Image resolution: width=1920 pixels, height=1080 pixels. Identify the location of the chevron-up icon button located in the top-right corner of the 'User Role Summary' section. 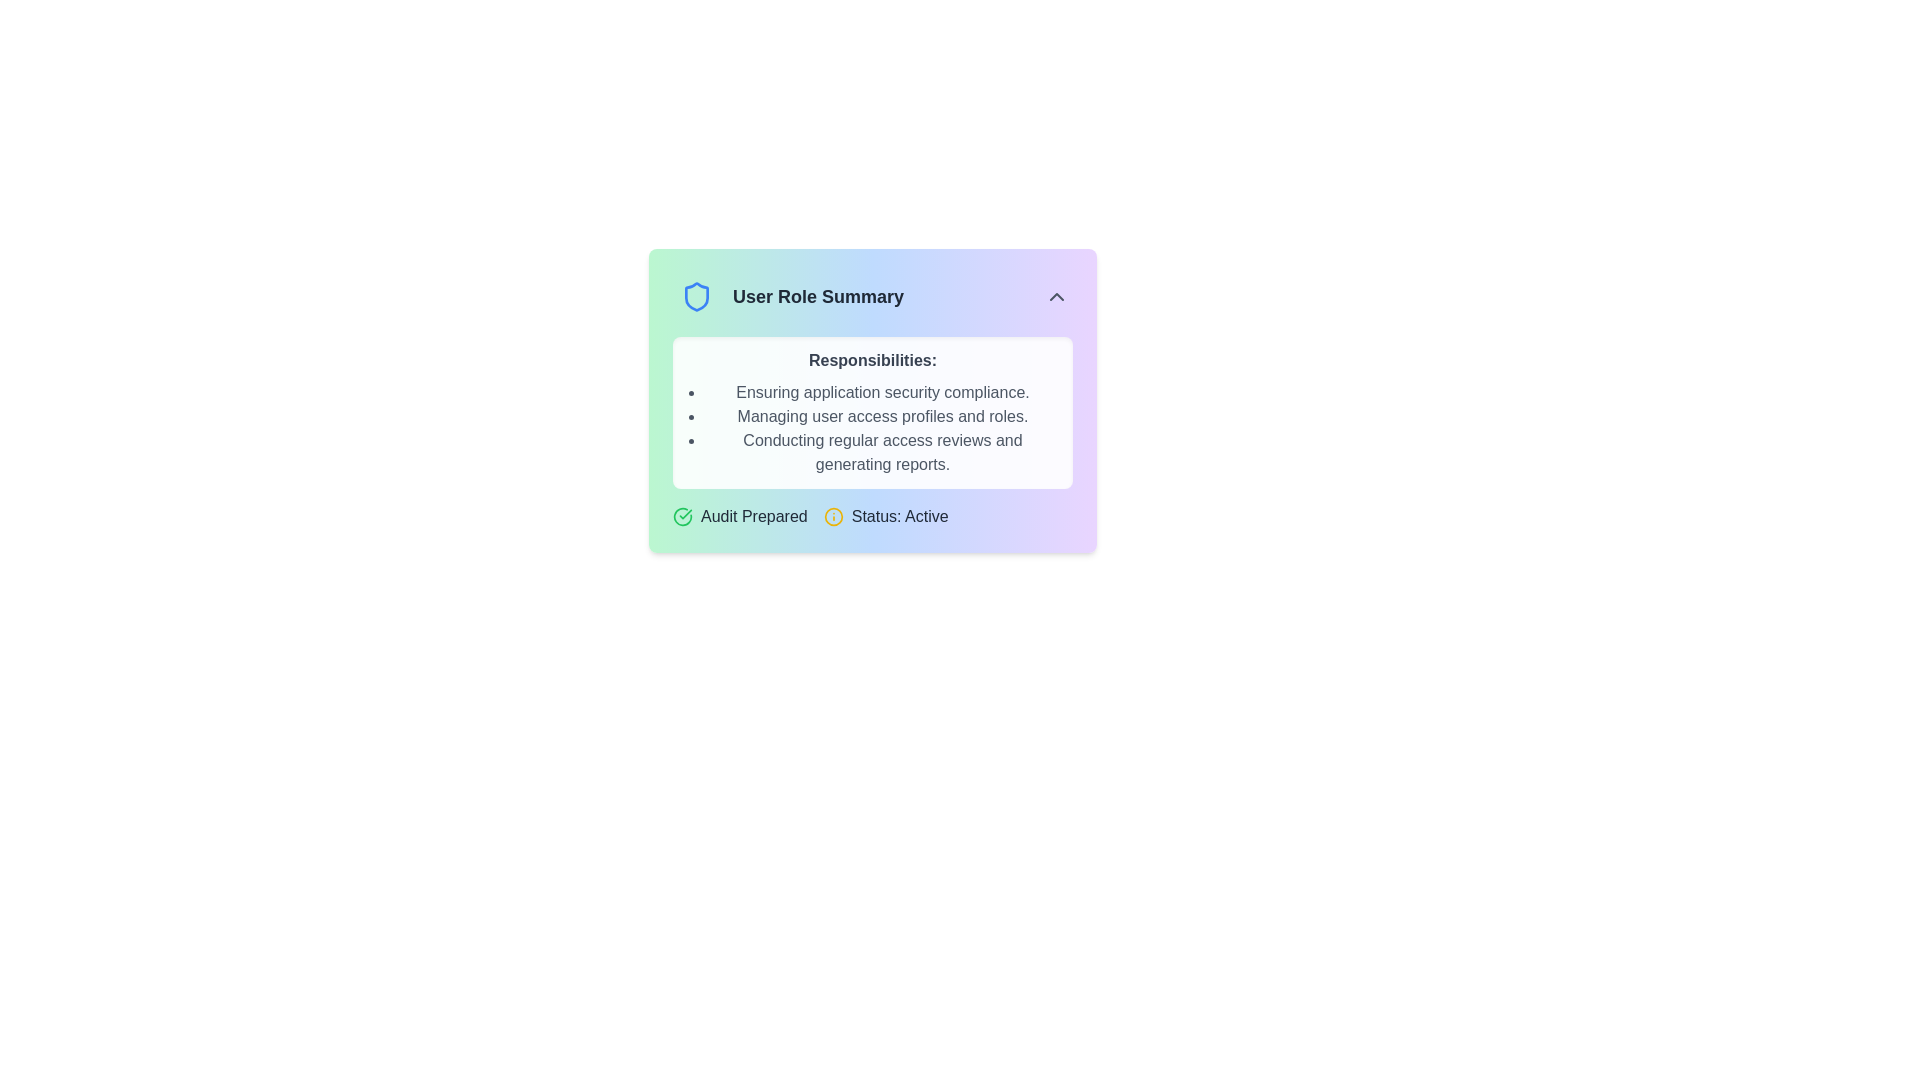
(1055, 297).